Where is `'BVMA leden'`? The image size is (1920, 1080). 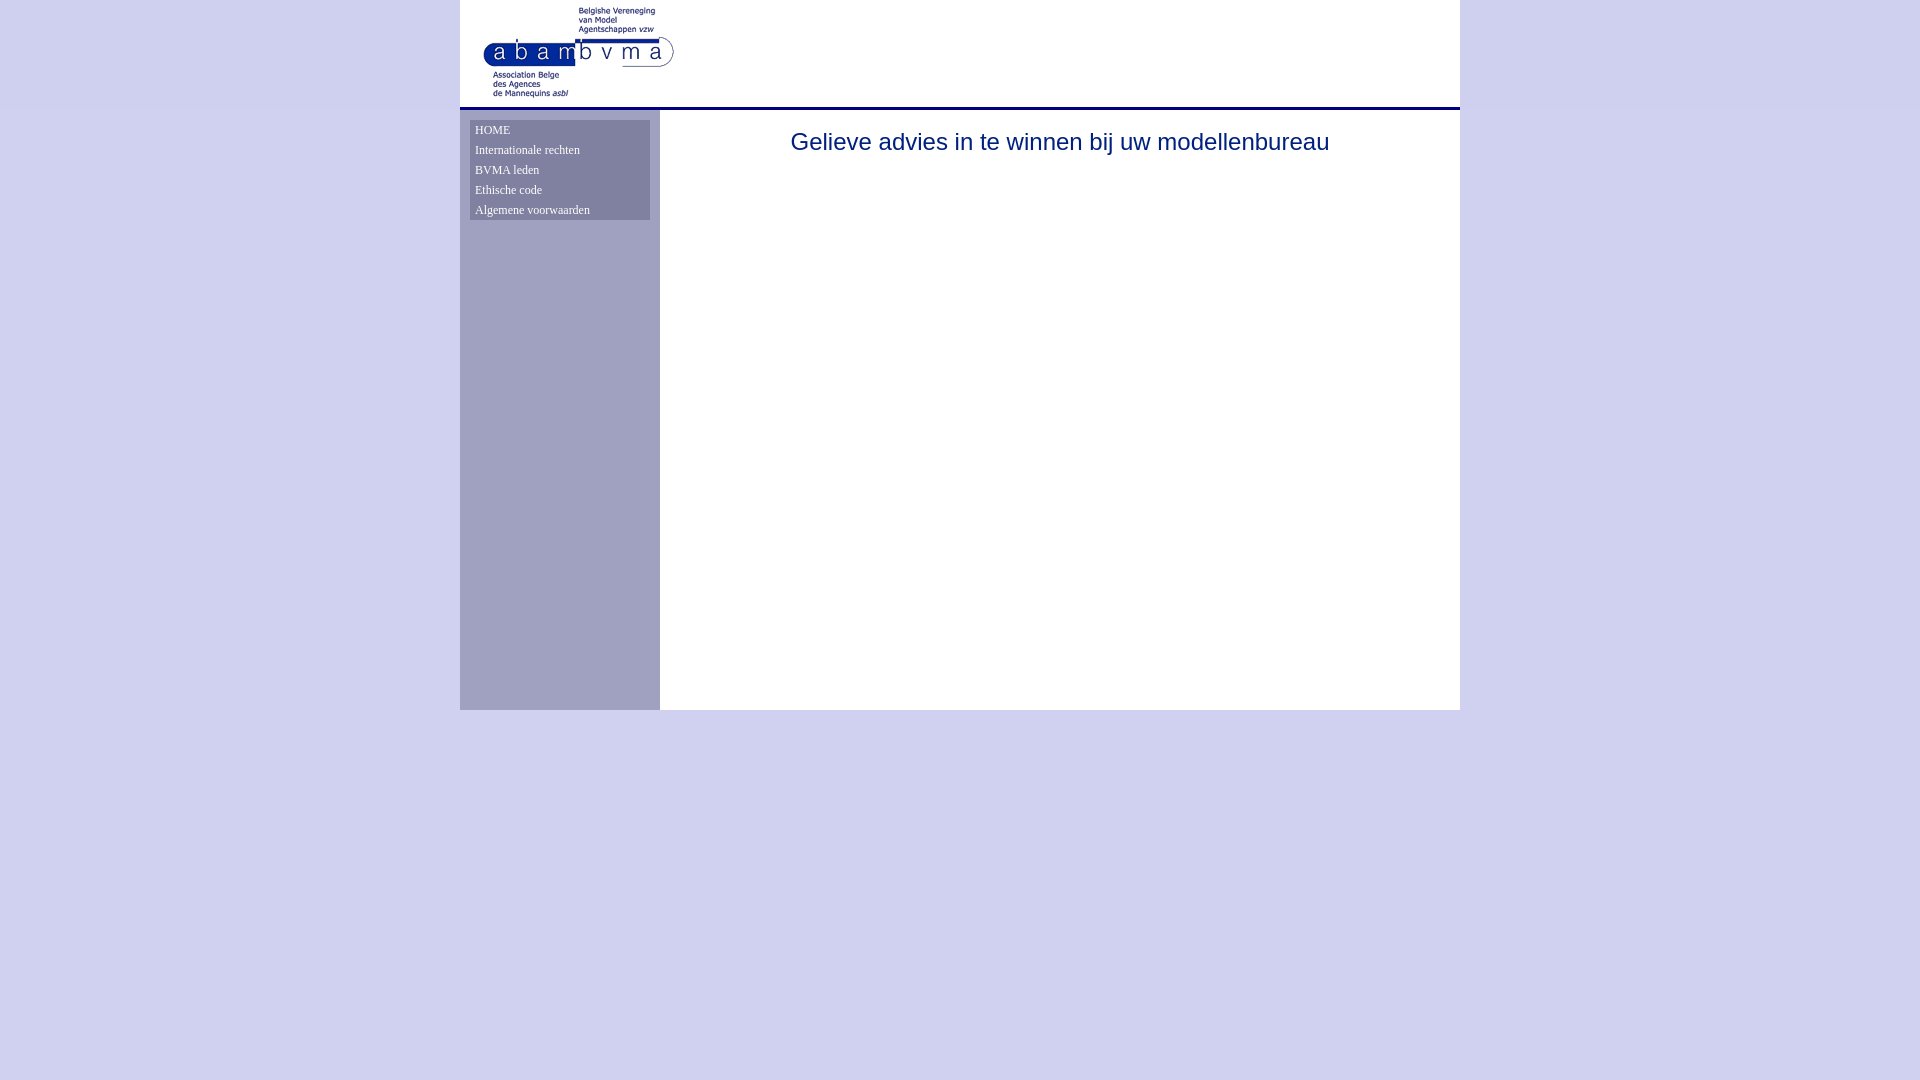 'BVMA leden' is located at coordinates (560, 168).